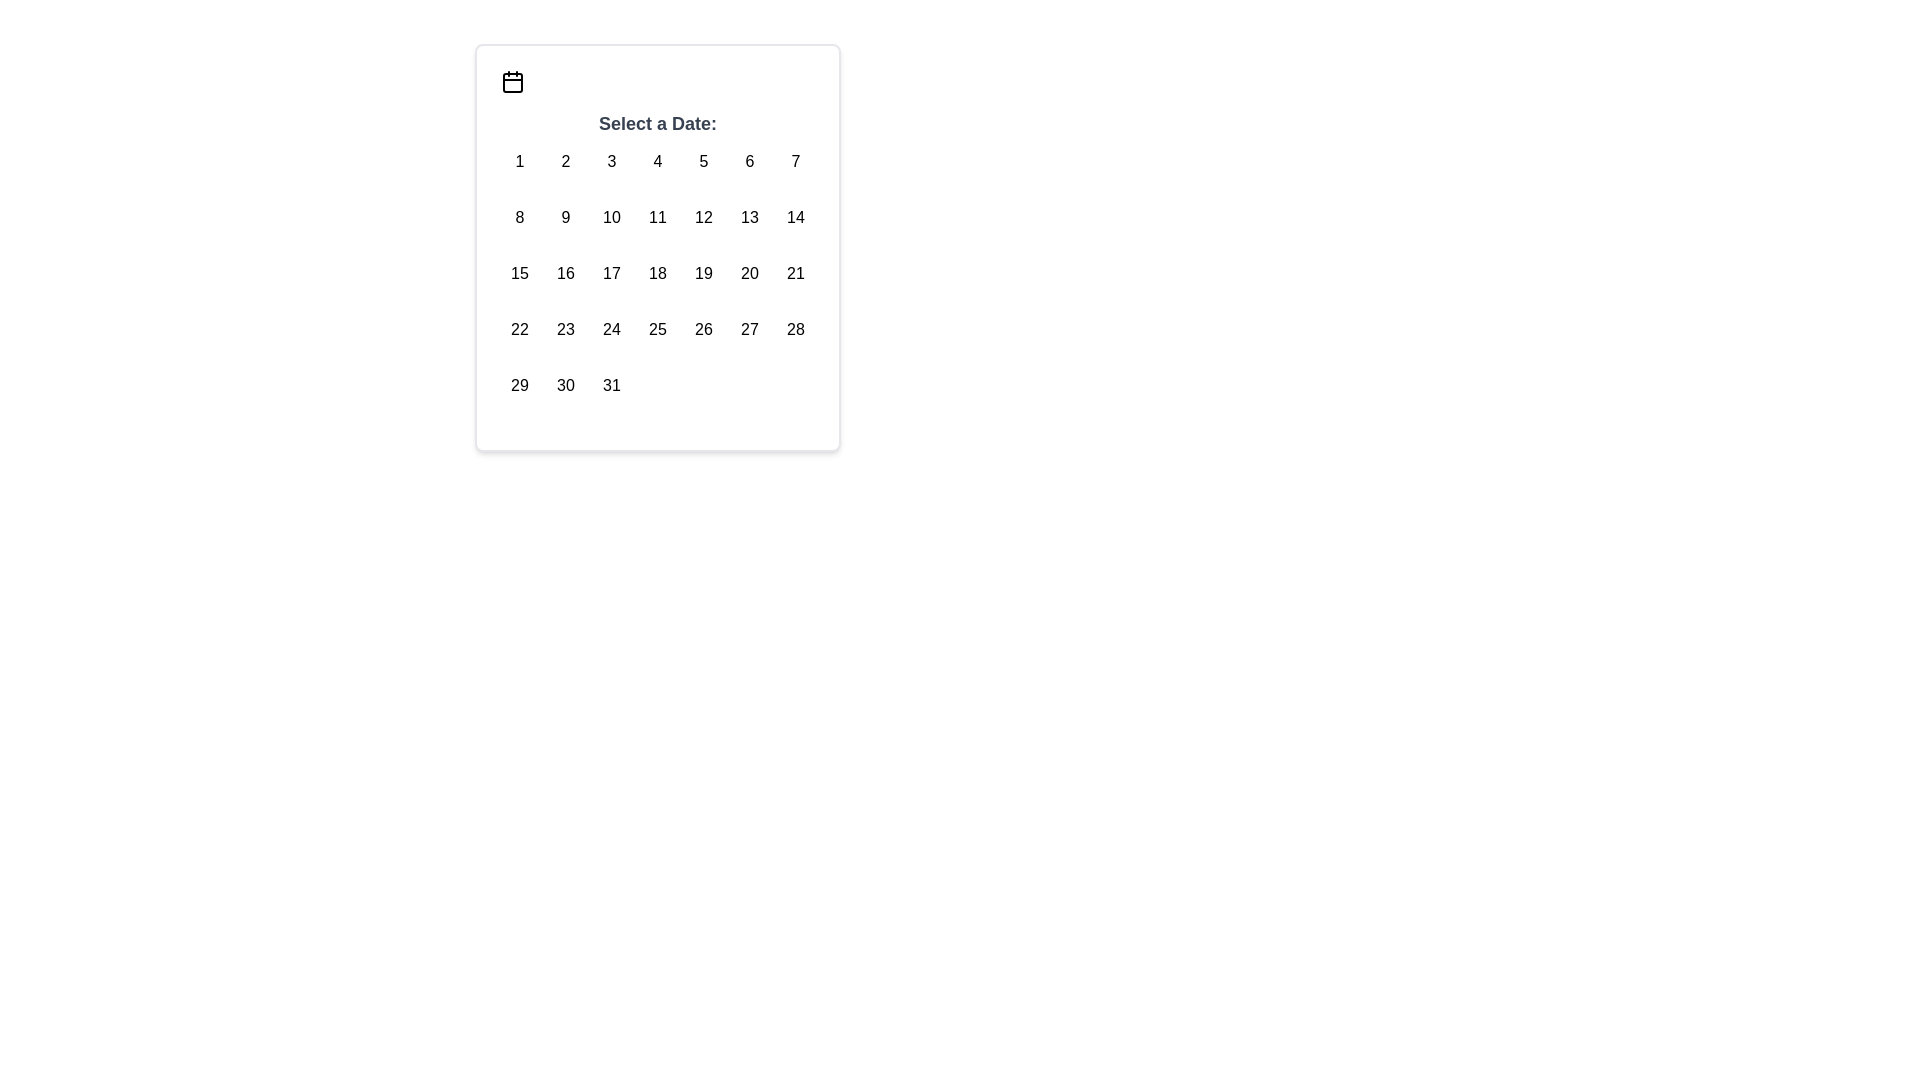 The height and width of the screenshot is (1080, 1920). What do you see at coordinates (519, 218) in the screenshot?
I see `the rounded button labeled '8' in the second row of the calendar grid` at bounding box center [519, 218].